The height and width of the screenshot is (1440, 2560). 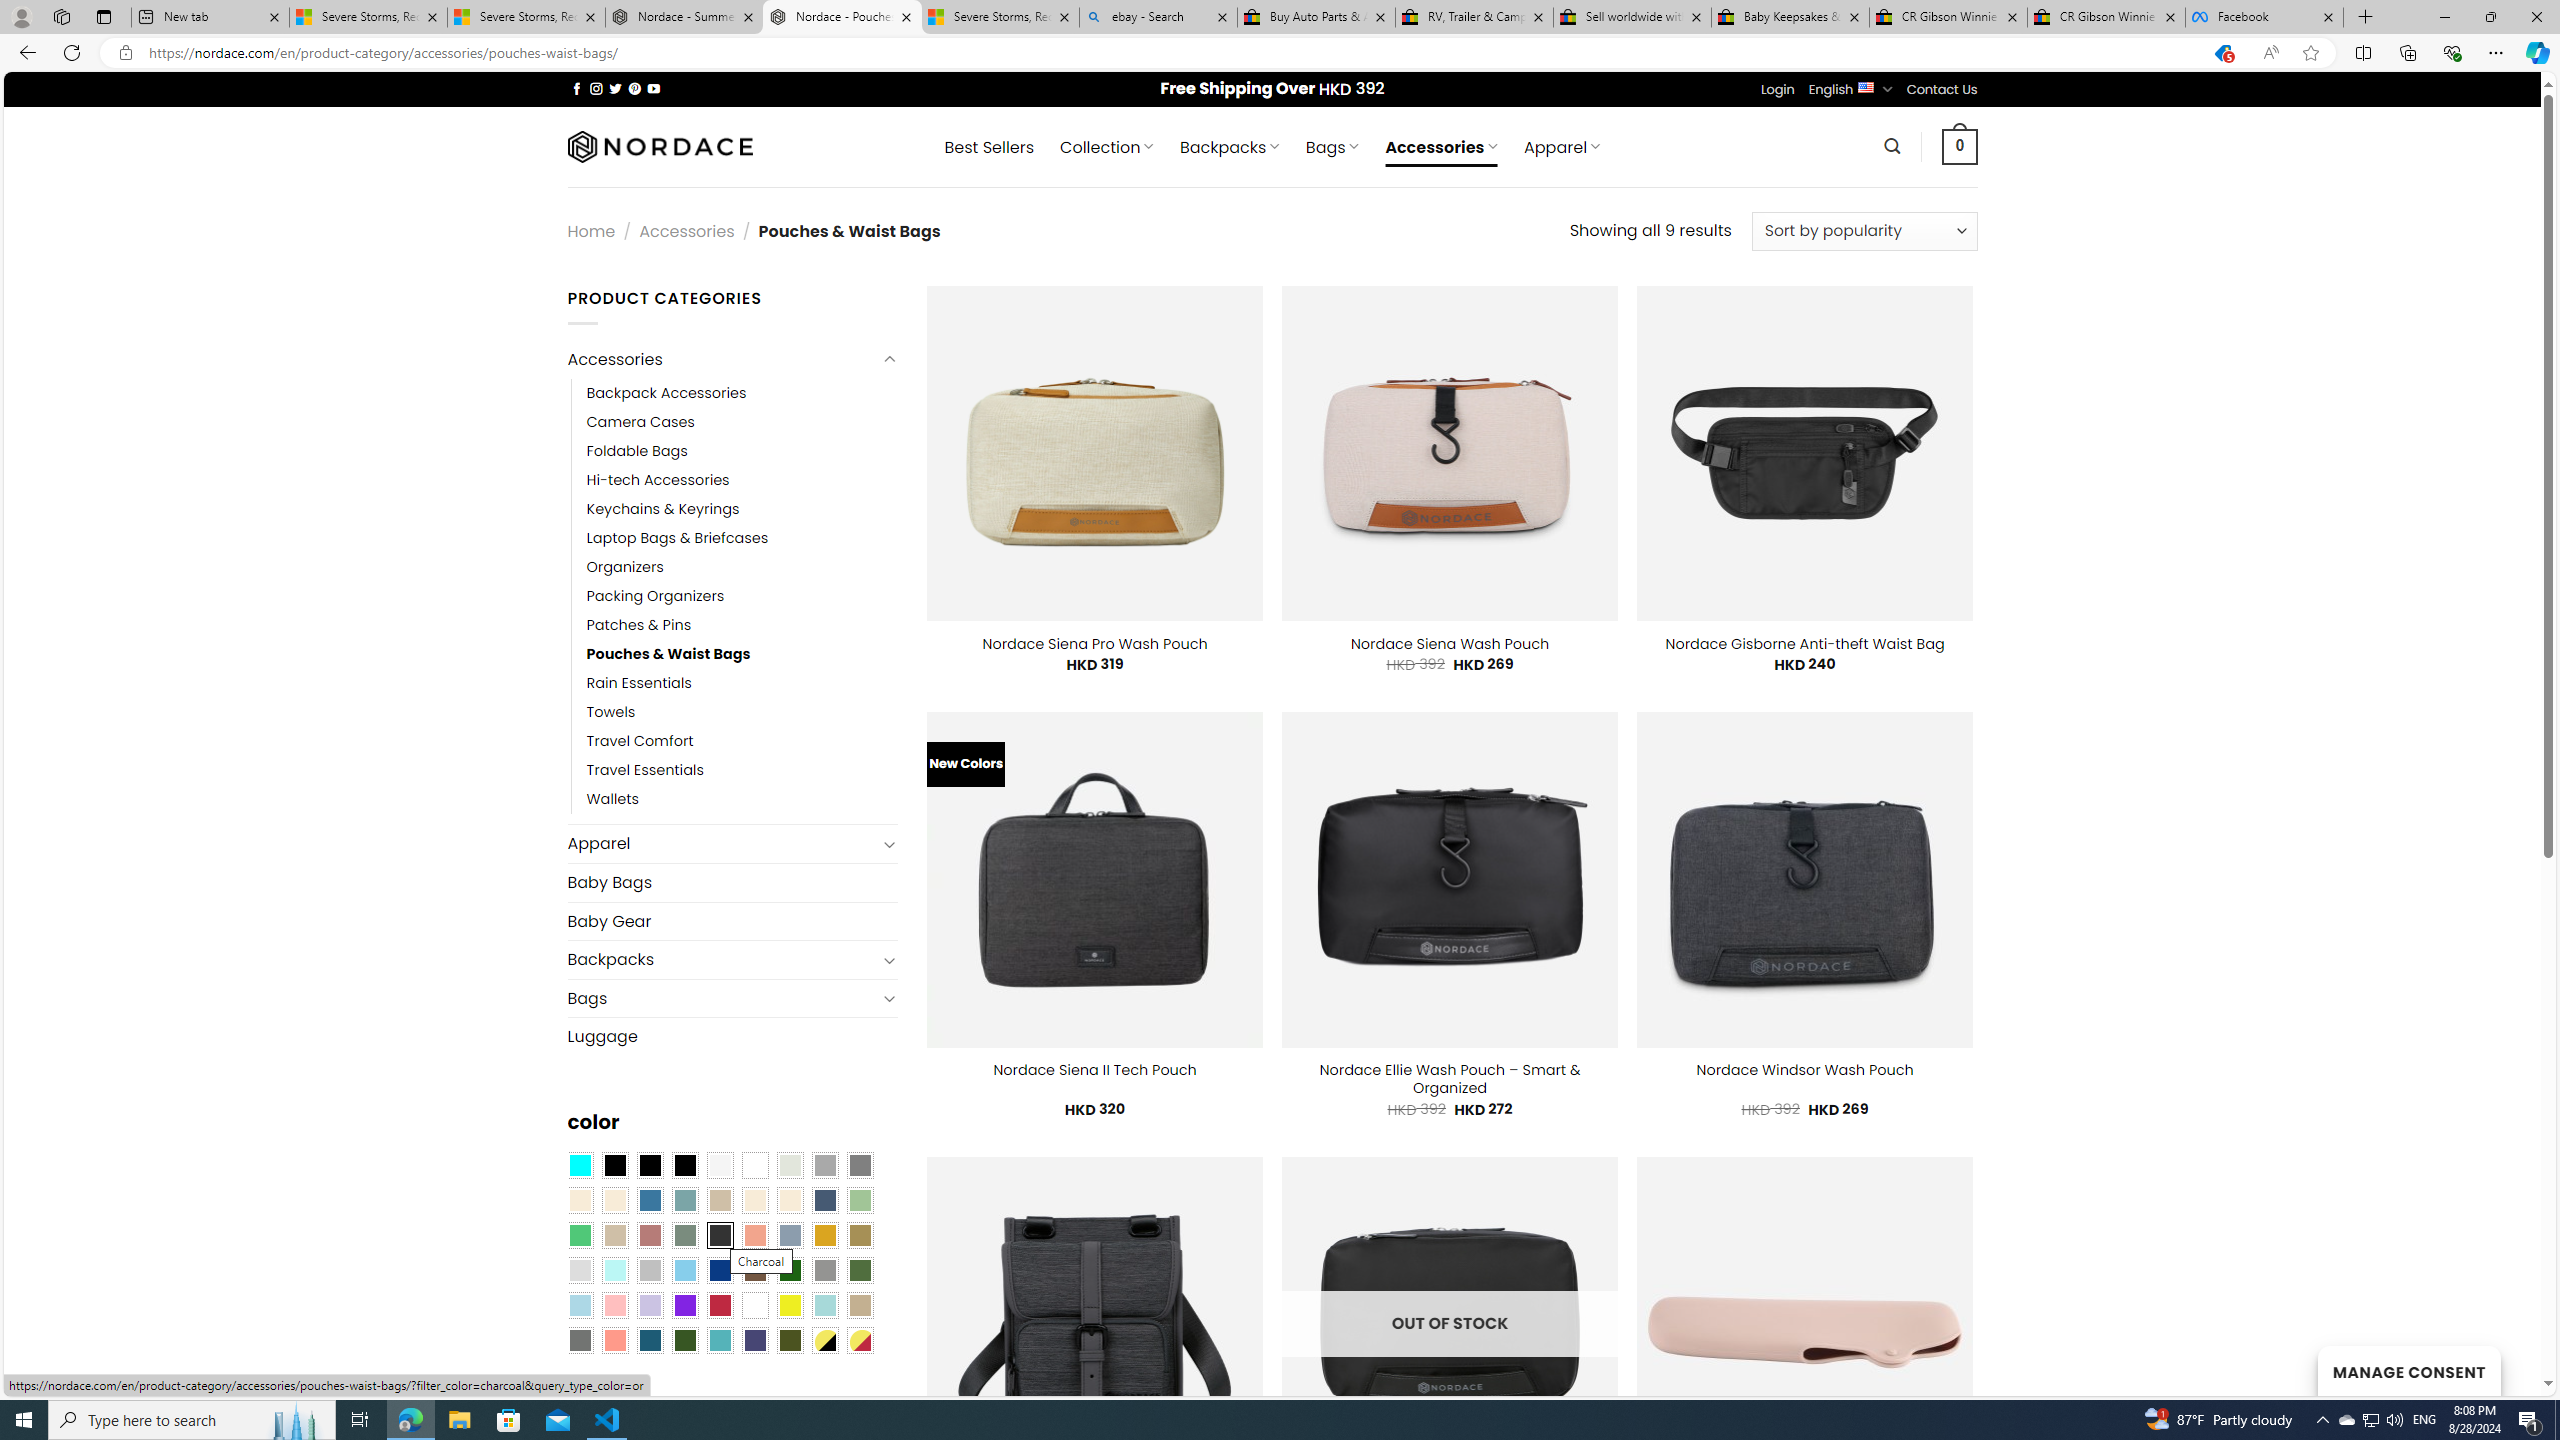 I want to click on 'Backpack Accessories', so click(x=665, y=391).